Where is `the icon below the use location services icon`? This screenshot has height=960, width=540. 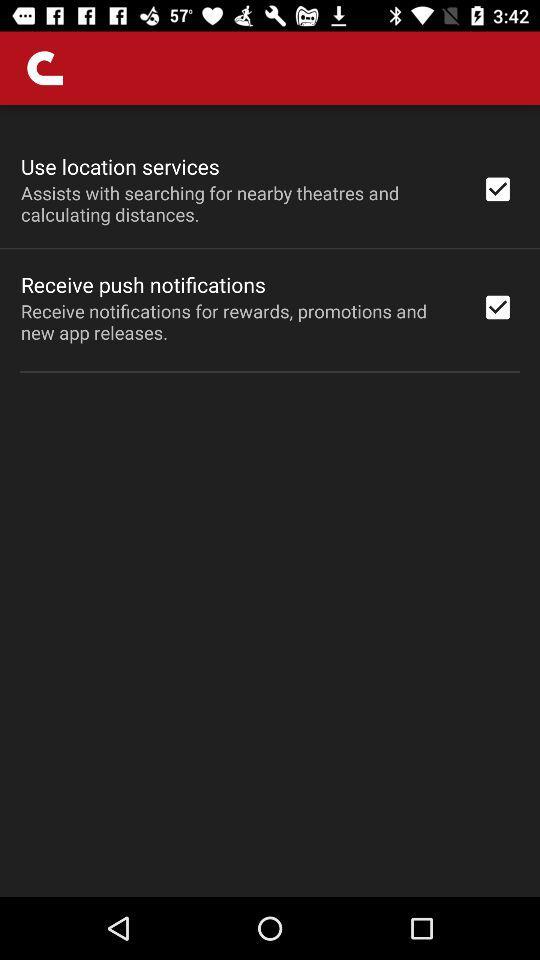
the icon below the use location services icon is located at coordinates (238, 203).